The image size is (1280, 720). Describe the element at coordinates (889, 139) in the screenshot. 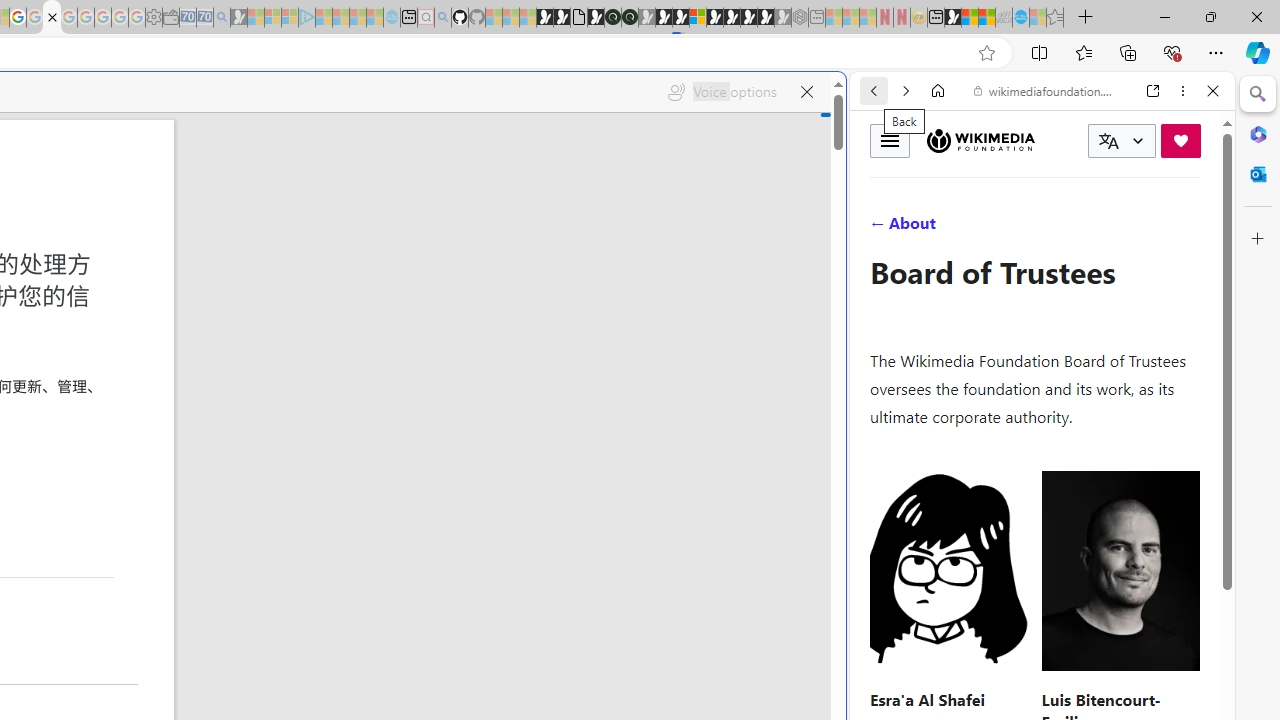

I see `'Toggle menu'` at that location.